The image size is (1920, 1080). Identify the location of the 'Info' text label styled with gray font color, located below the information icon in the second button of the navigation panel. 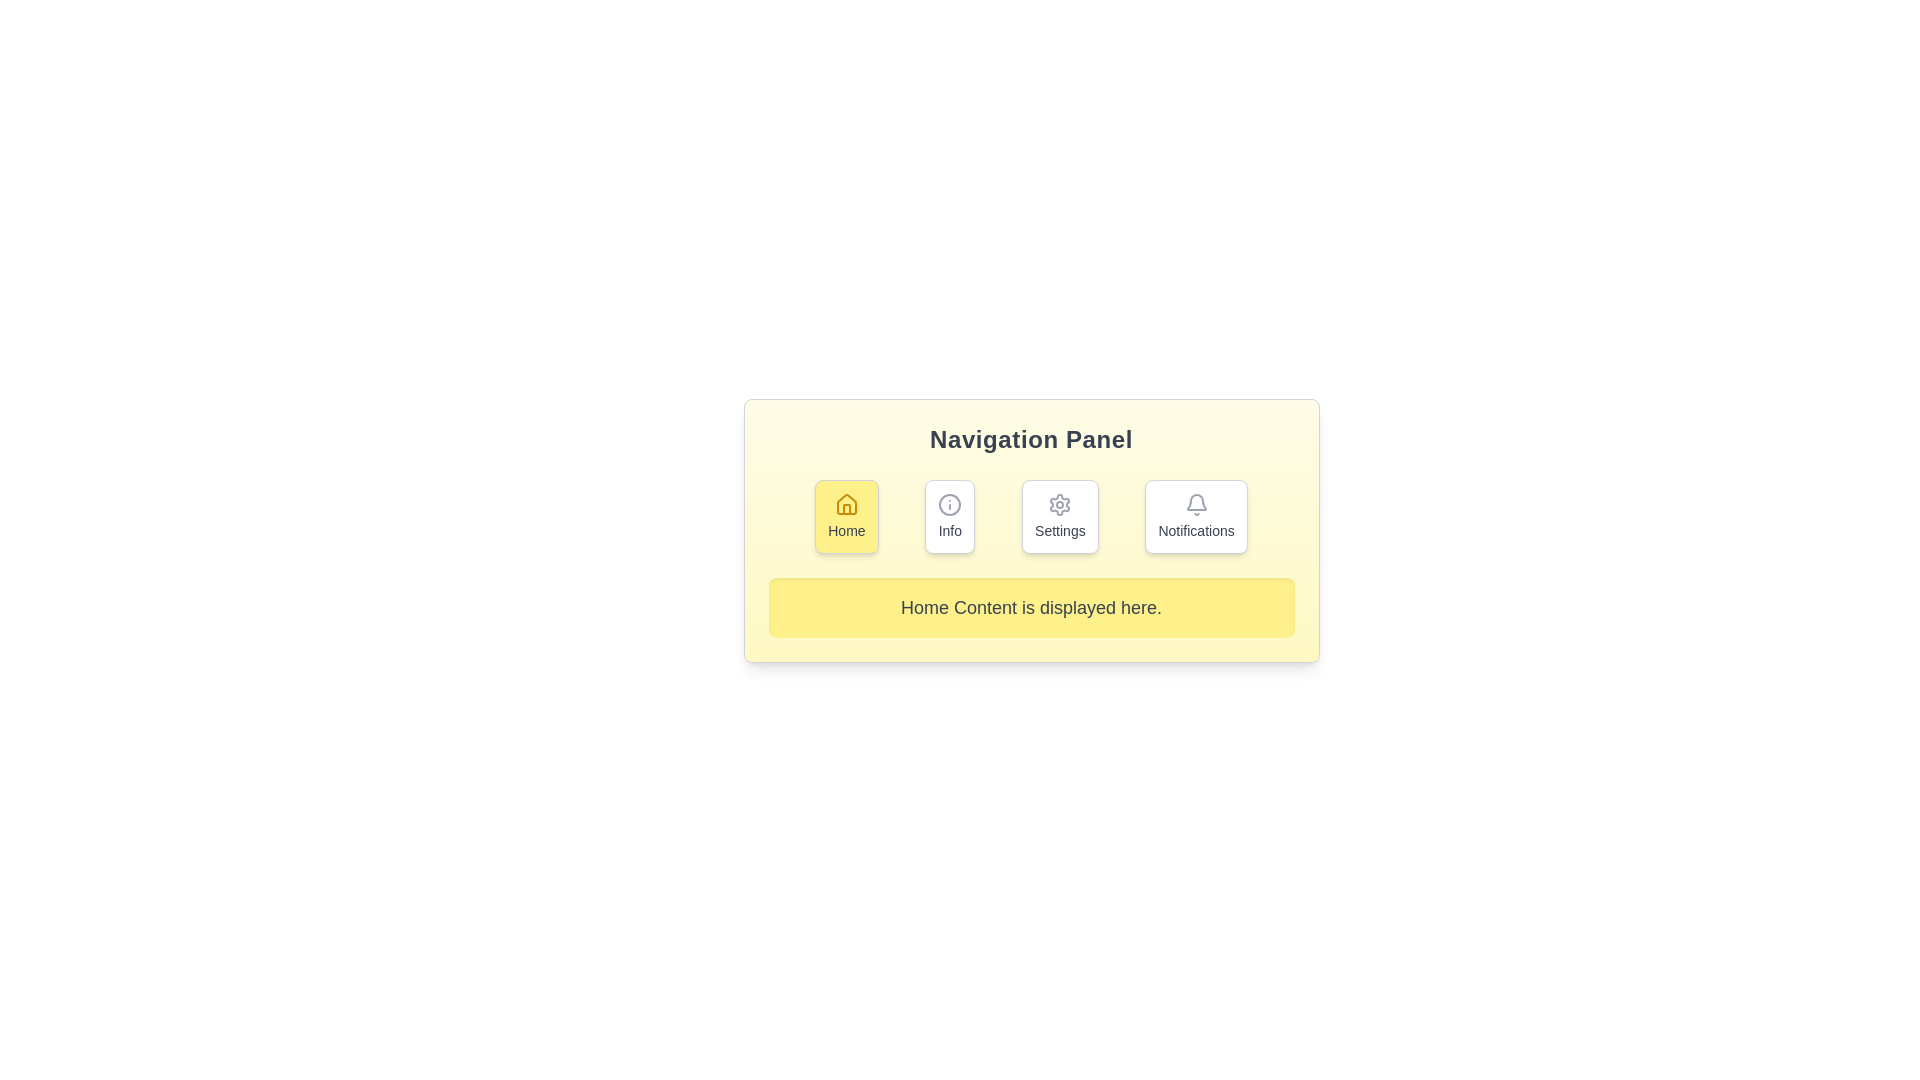
(949, 530).